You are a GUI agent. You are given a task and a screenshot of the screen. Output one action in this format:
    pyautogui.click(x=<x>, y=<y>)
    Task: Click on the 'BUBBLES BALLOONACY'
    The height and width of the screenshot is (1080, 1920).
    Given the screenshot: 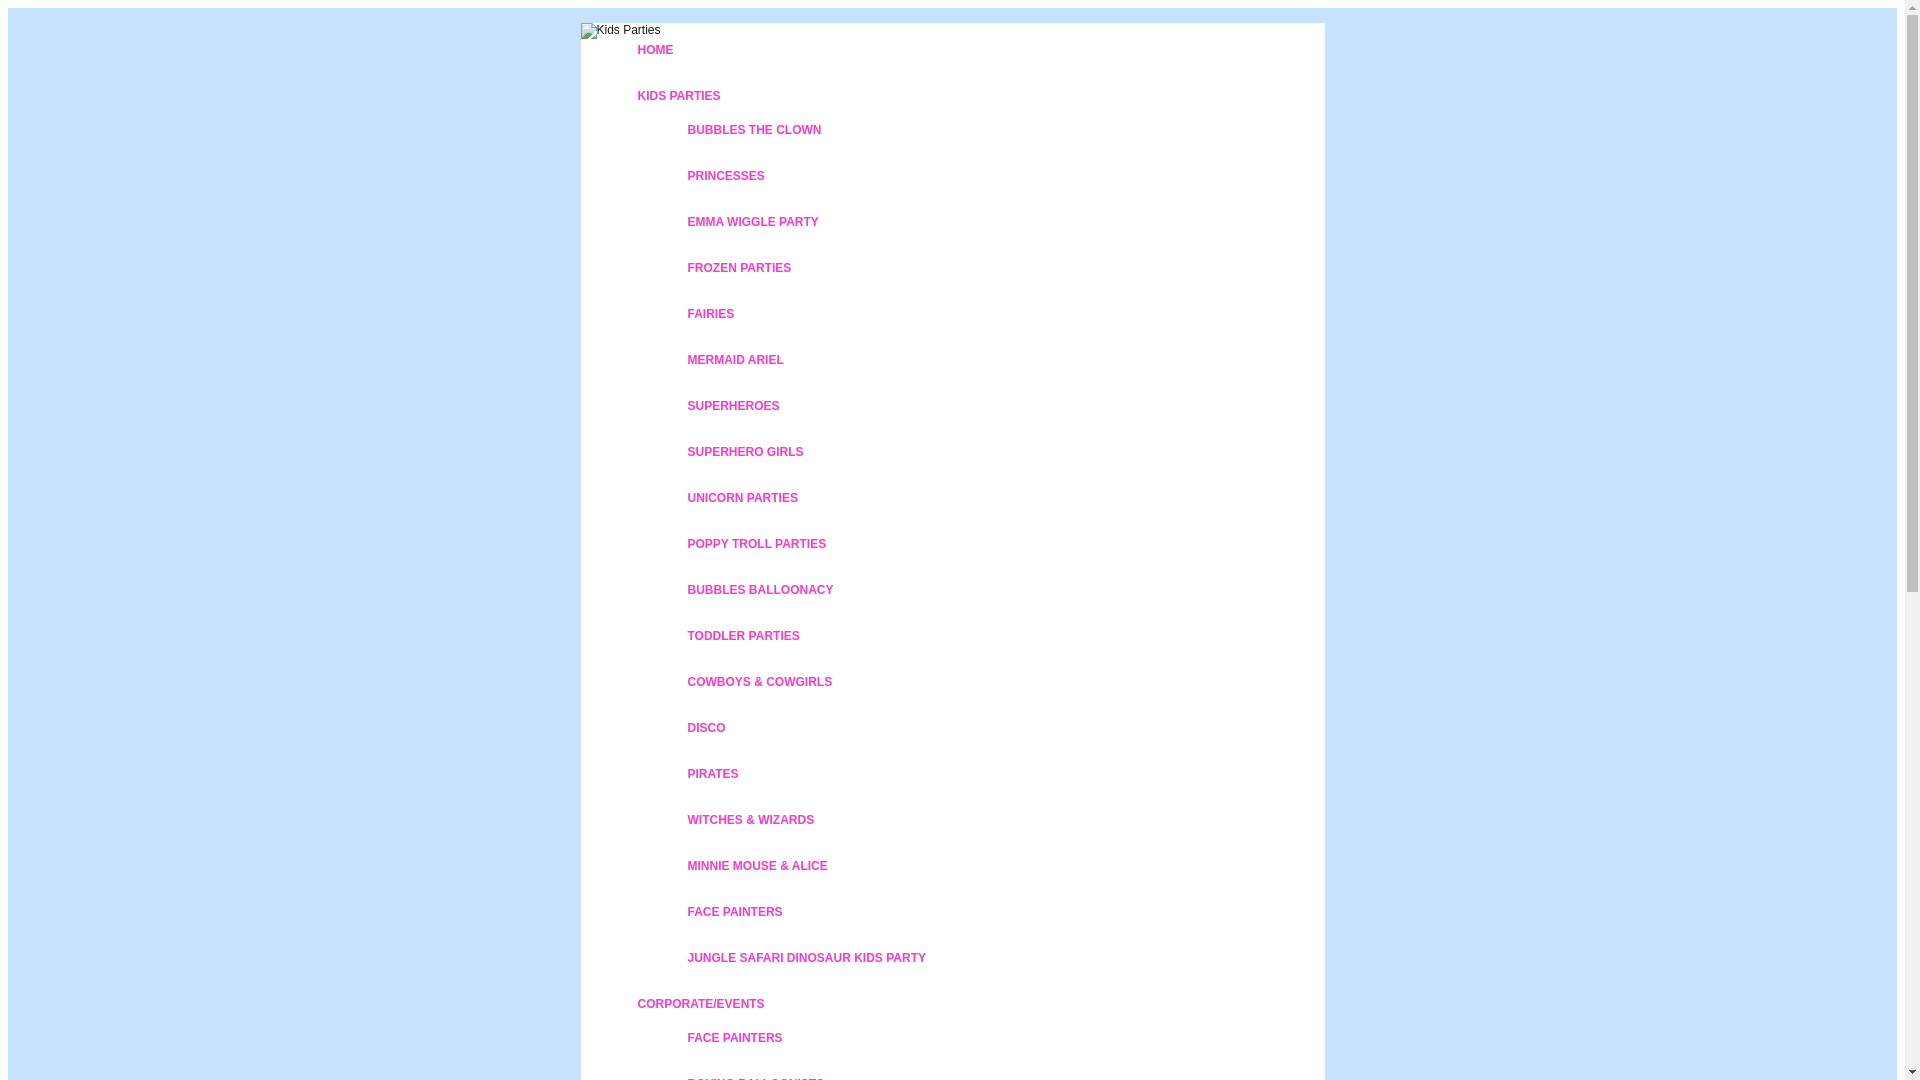 What is the action you would take?
    pyautogui.click(x=758, y=589)
    